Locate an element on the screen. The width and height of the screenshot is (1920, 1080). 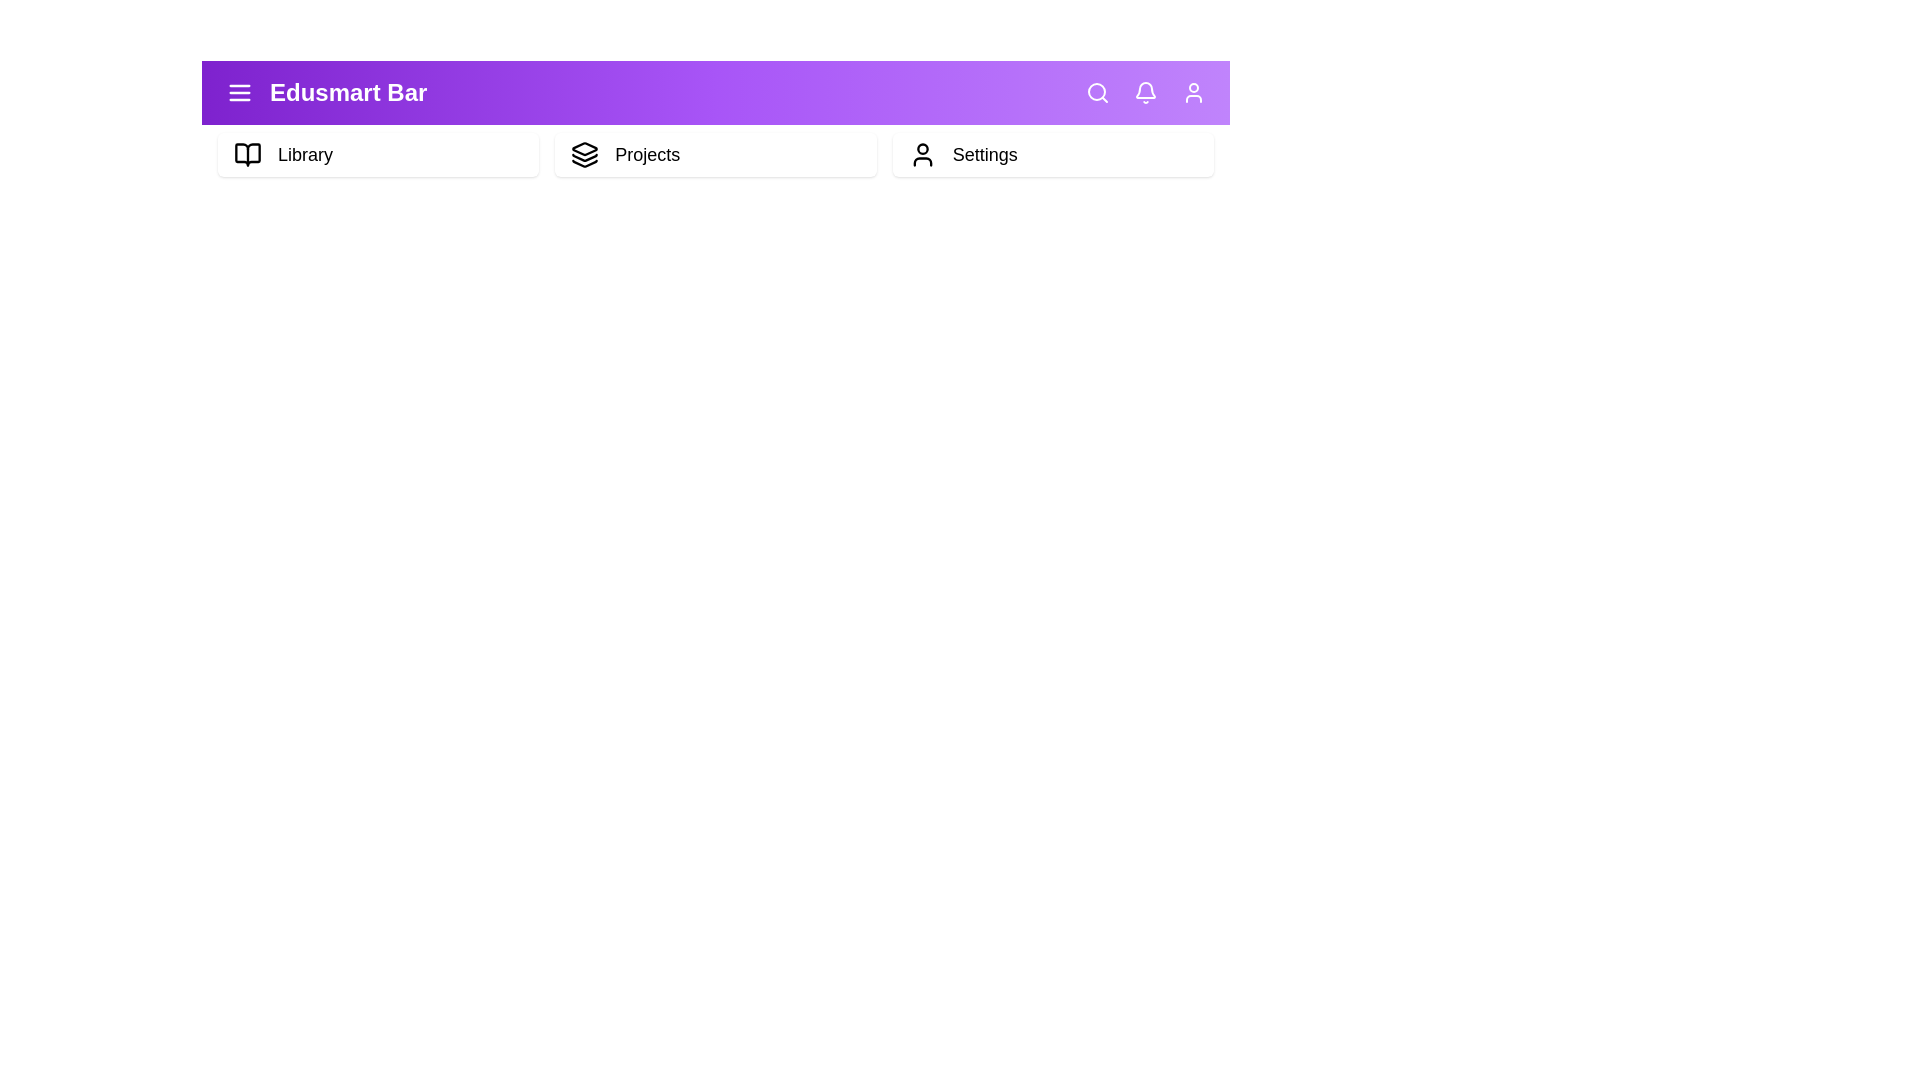
the 'Settings' button in the menu is located at coordinates (1051, 153).